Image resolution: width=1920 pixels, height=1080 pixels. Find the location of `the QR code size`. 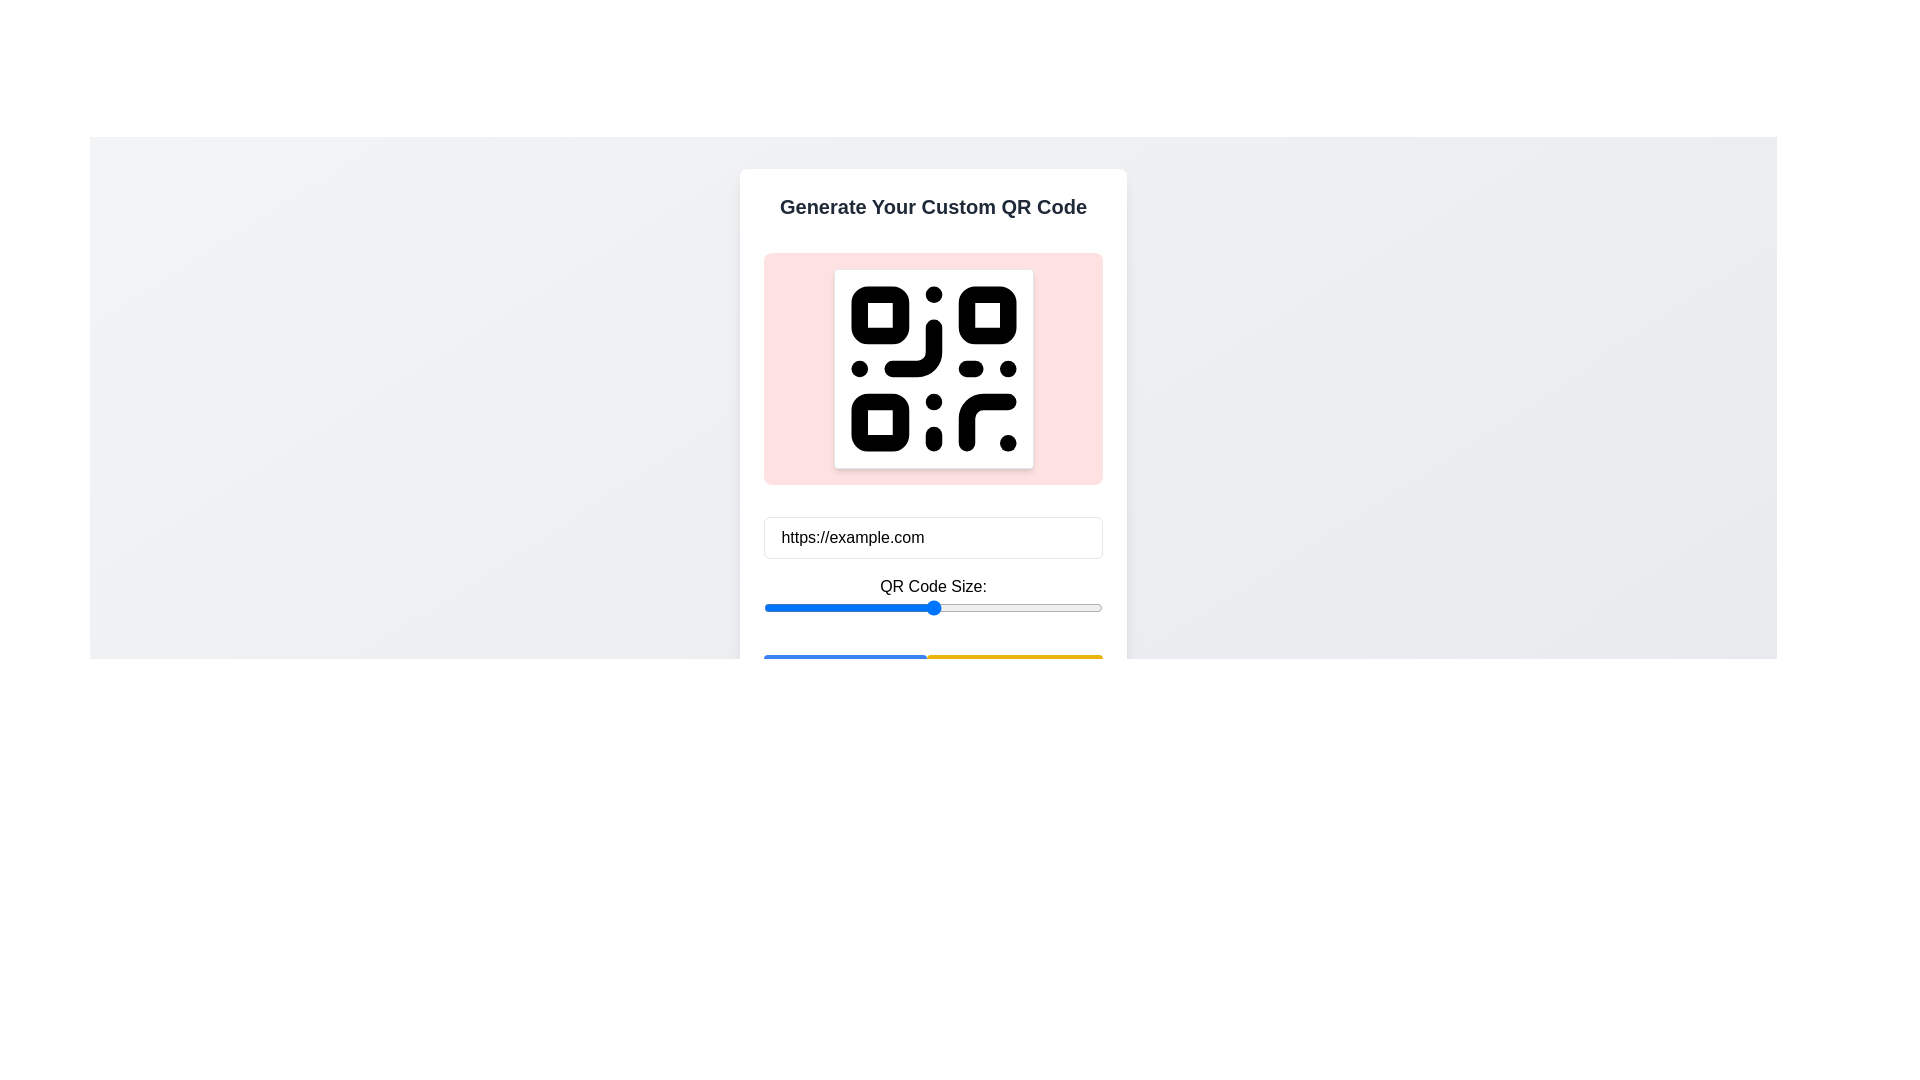

the QR code size is located at coordinates (1088, 607).